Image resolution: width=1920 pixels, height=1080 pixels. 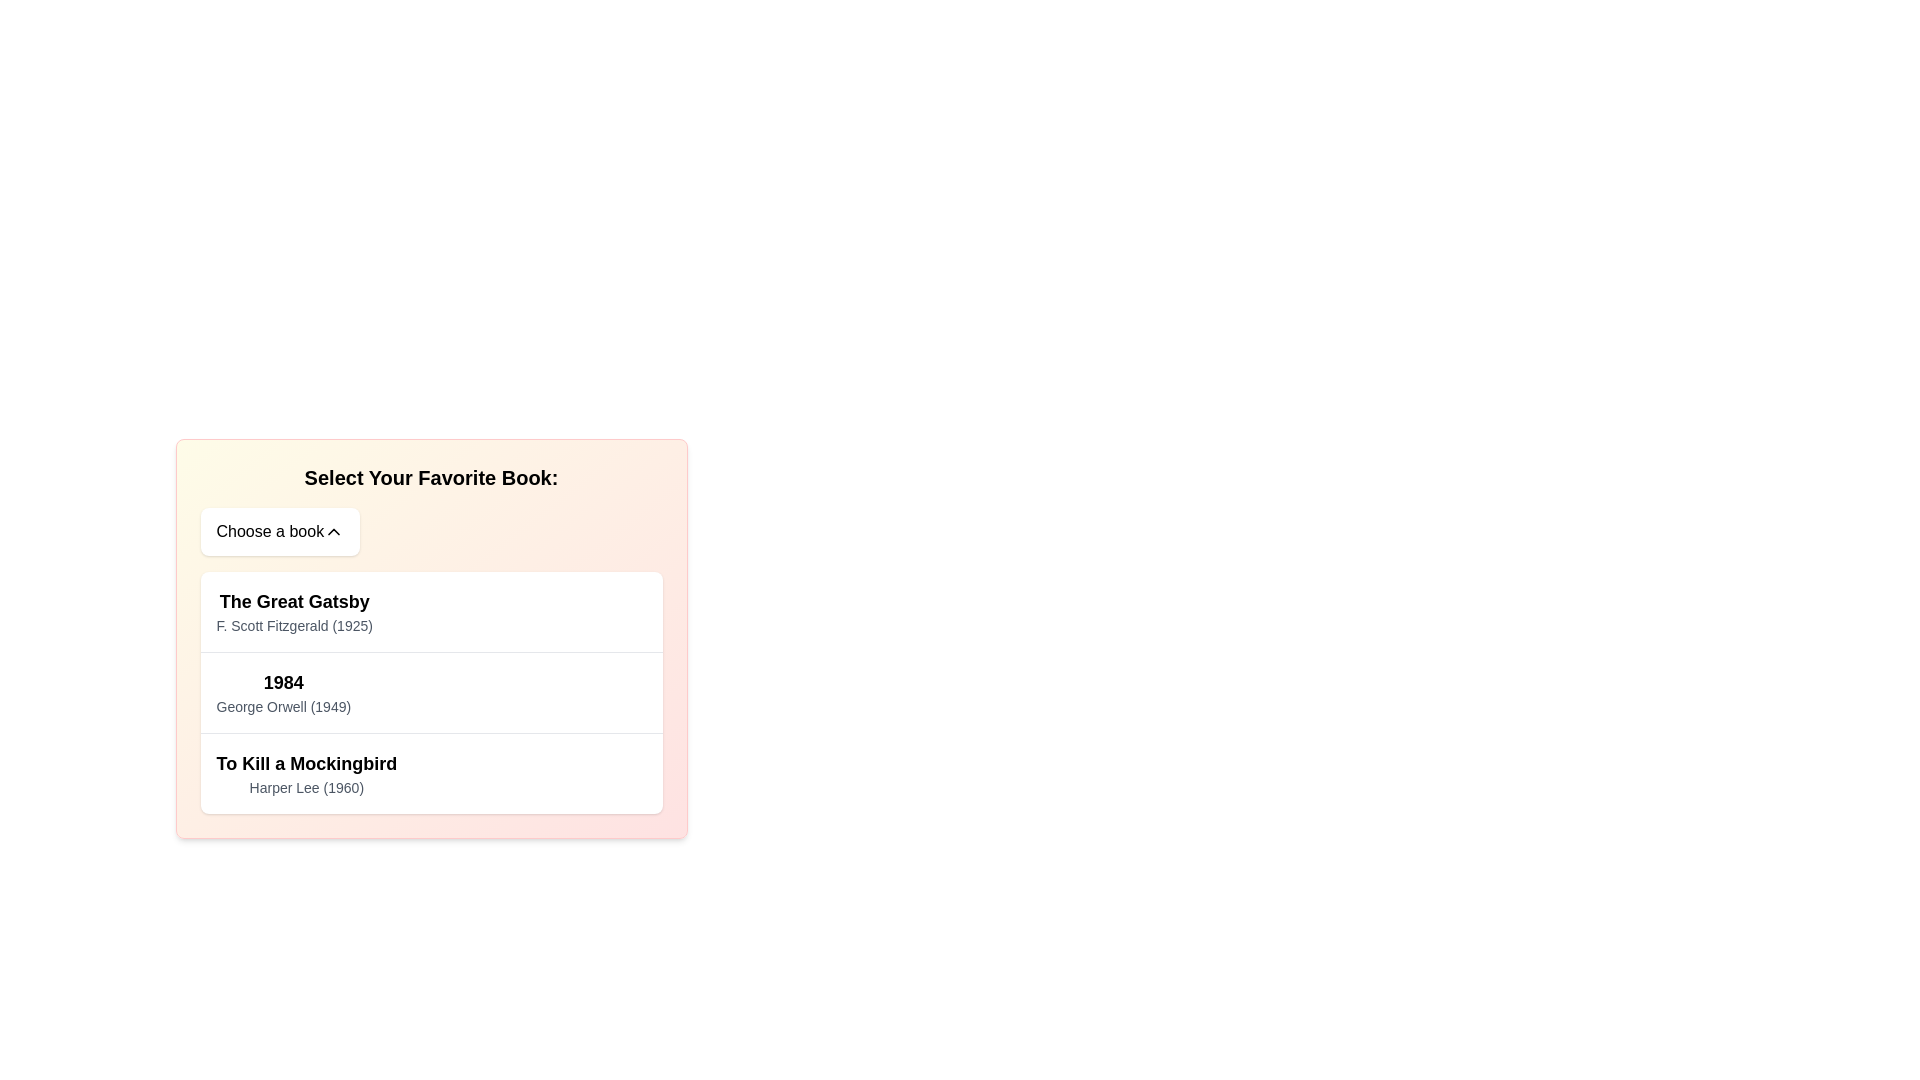 What do you see at coordinates (279, 531) in the screenshot?
I see `the dropdown button located directly below the title 'Select Your Favorite Book:' to enable navigation` at bounding box center [279, 531].